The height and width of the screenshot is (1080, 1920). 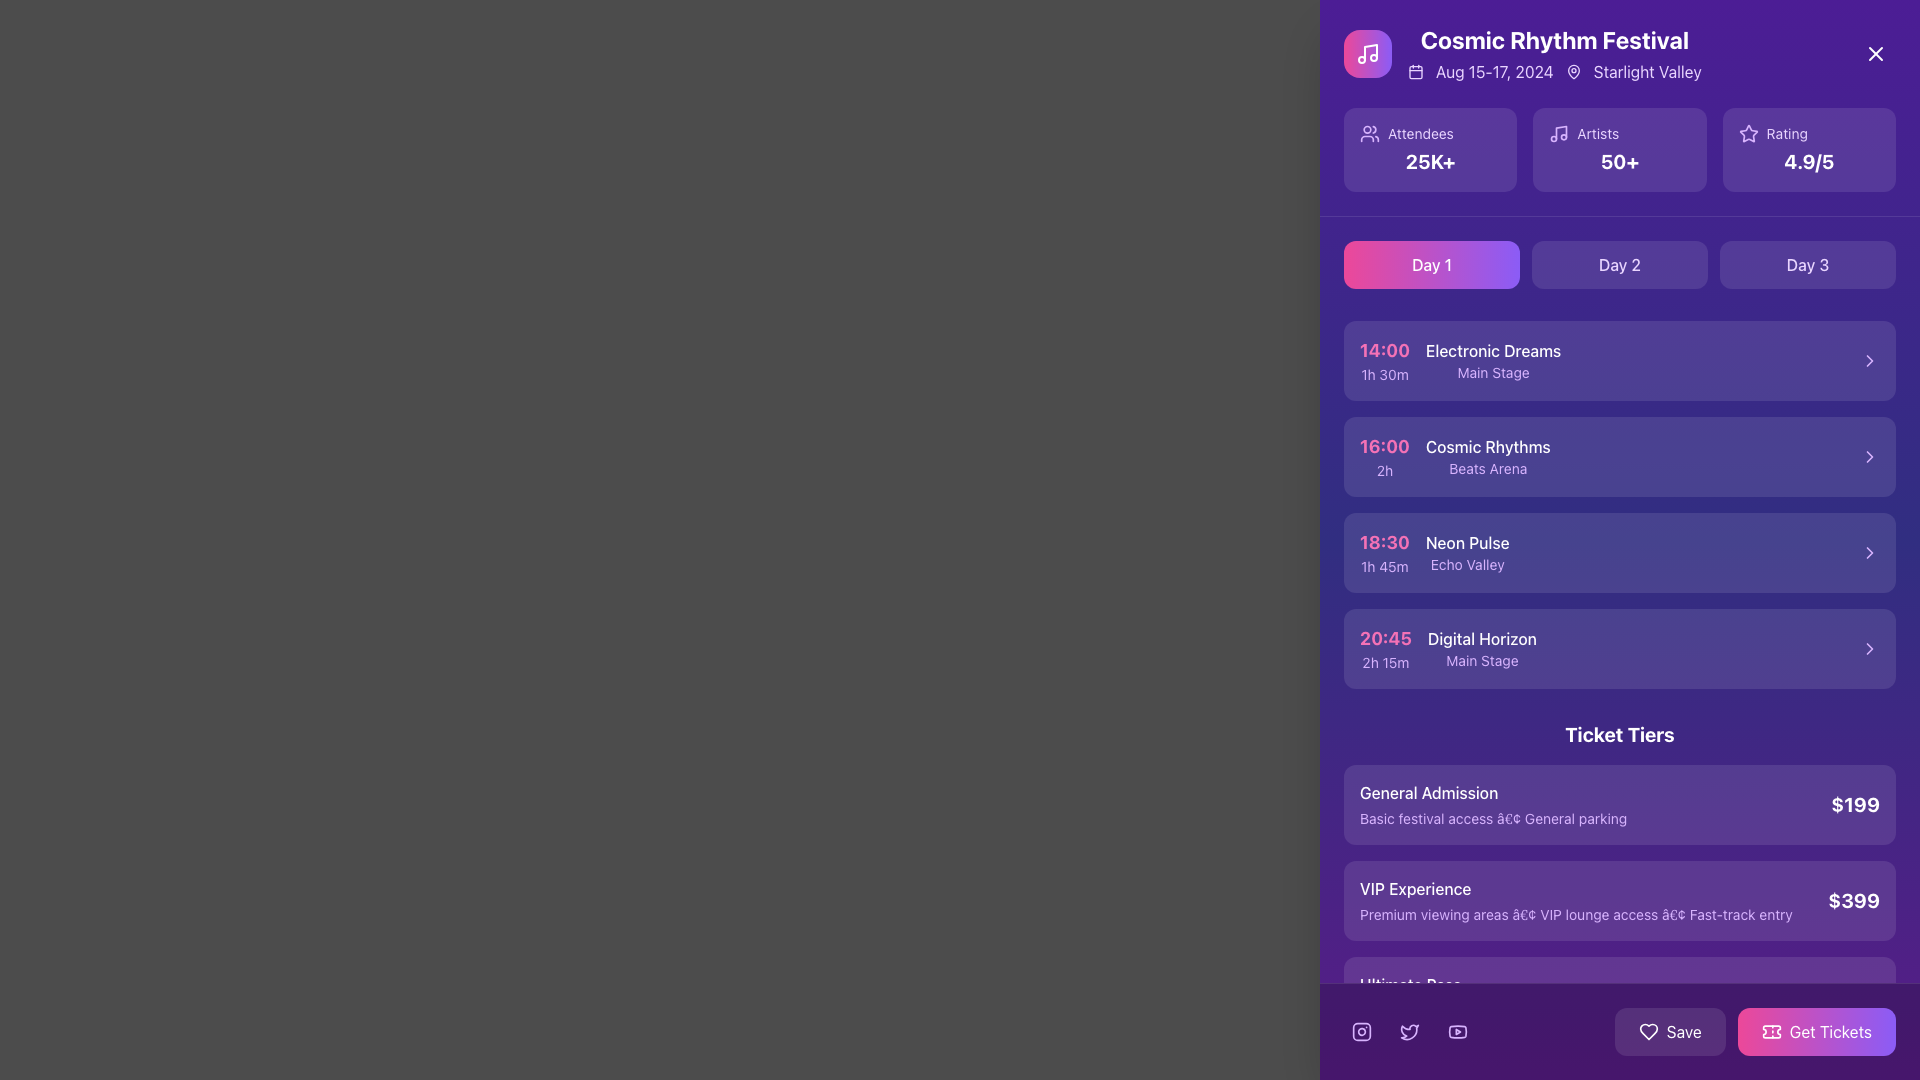 I want to click on the List item displaying the details and price of the 'VIP Experience' ticket option, so click(x=1620, y=901).